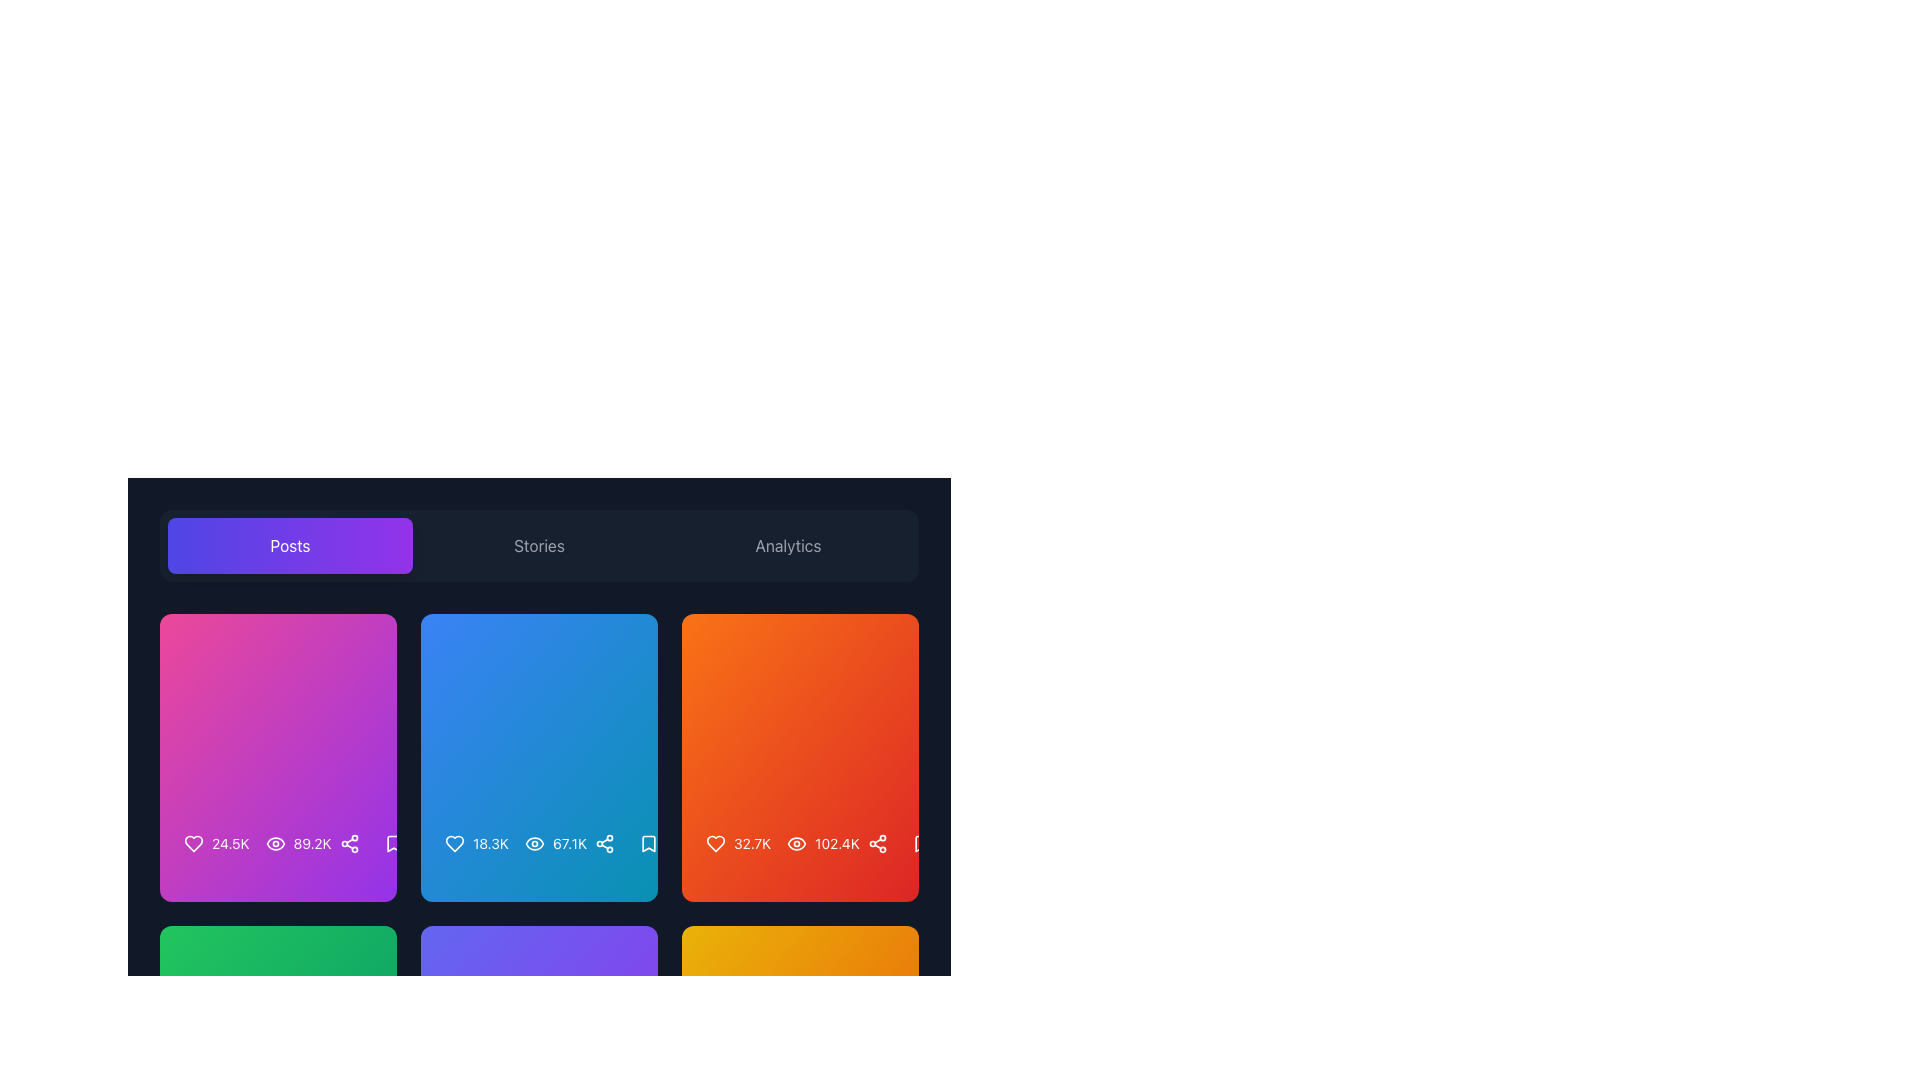  Describe the element at coordinates (800, 758) in the screenshot. I see `the icons of the Metric Display Card, which features statistics '32.7K' and '102.4K' with heart and eye icons, located in the third column of the first row` at that location.